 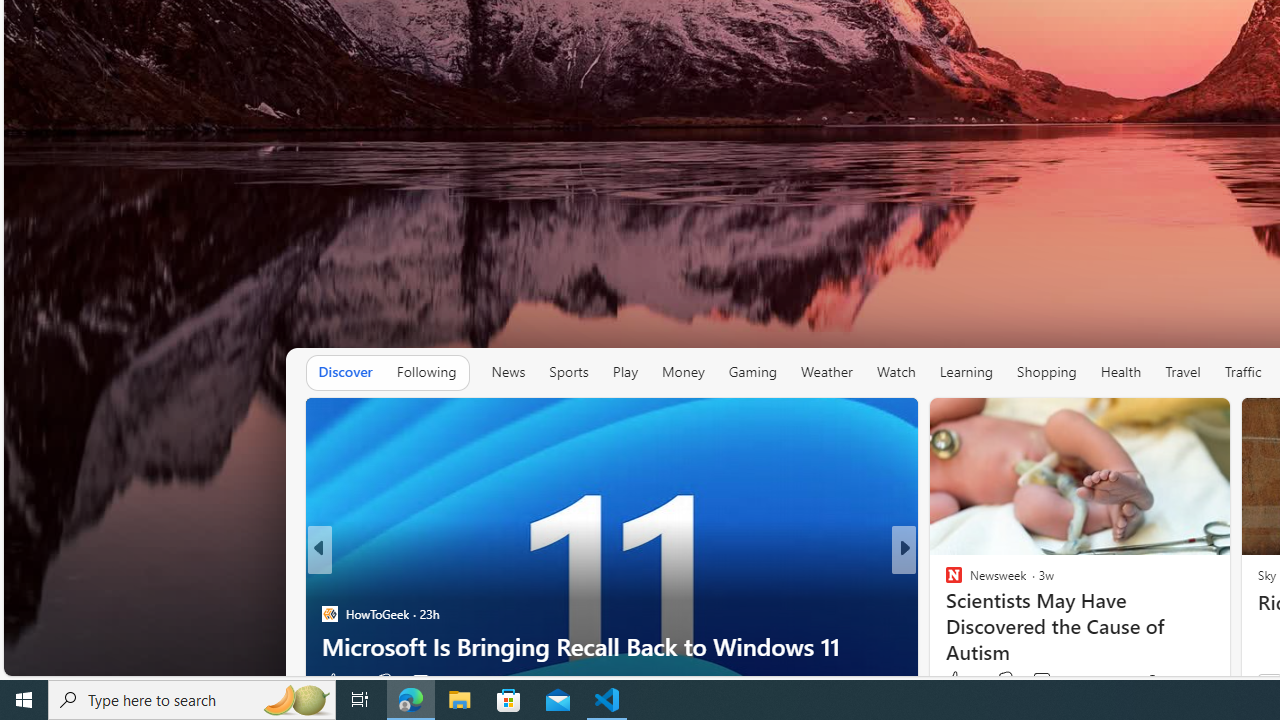 What do you see at coordinates (1036, 680) in the screenshot?
I see `'View comments 62 Comment'` at bounding box center [1036, 680].